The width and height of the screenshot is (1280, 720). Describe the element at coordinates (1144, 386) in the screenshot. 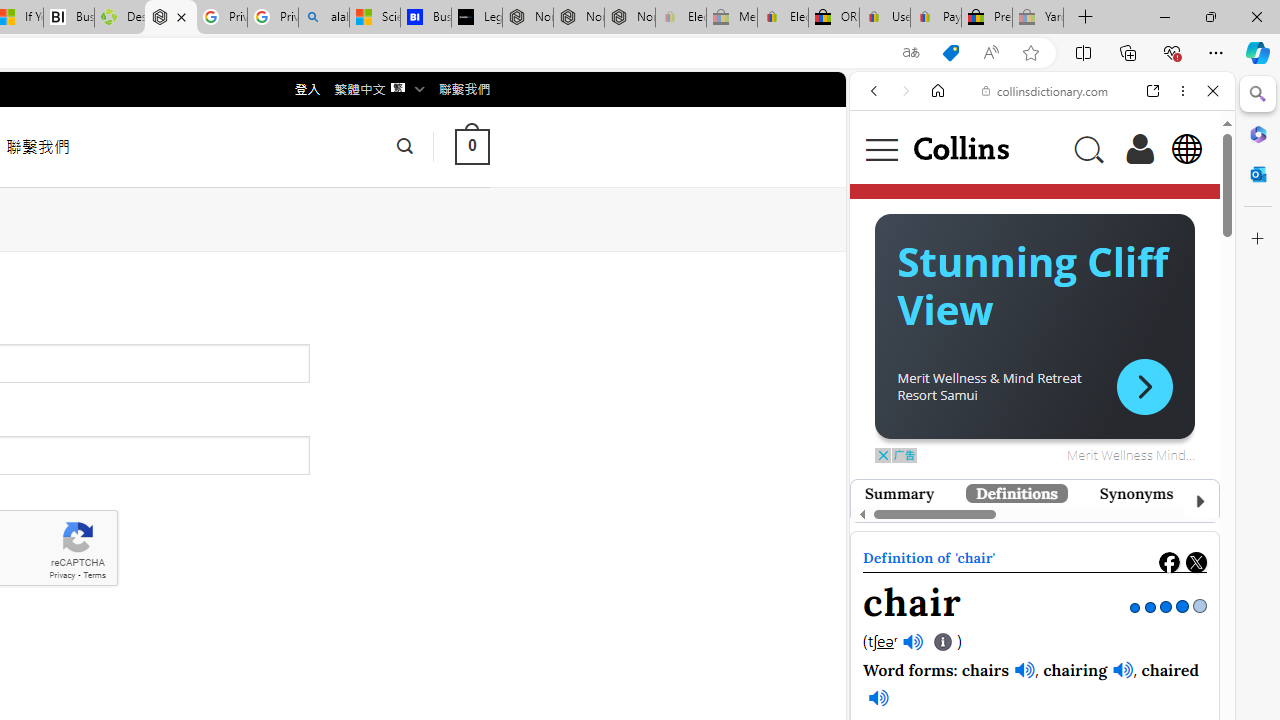

I see `'Class: ns-rrwcd-e-11 flip-on-rtl button'` at that location.